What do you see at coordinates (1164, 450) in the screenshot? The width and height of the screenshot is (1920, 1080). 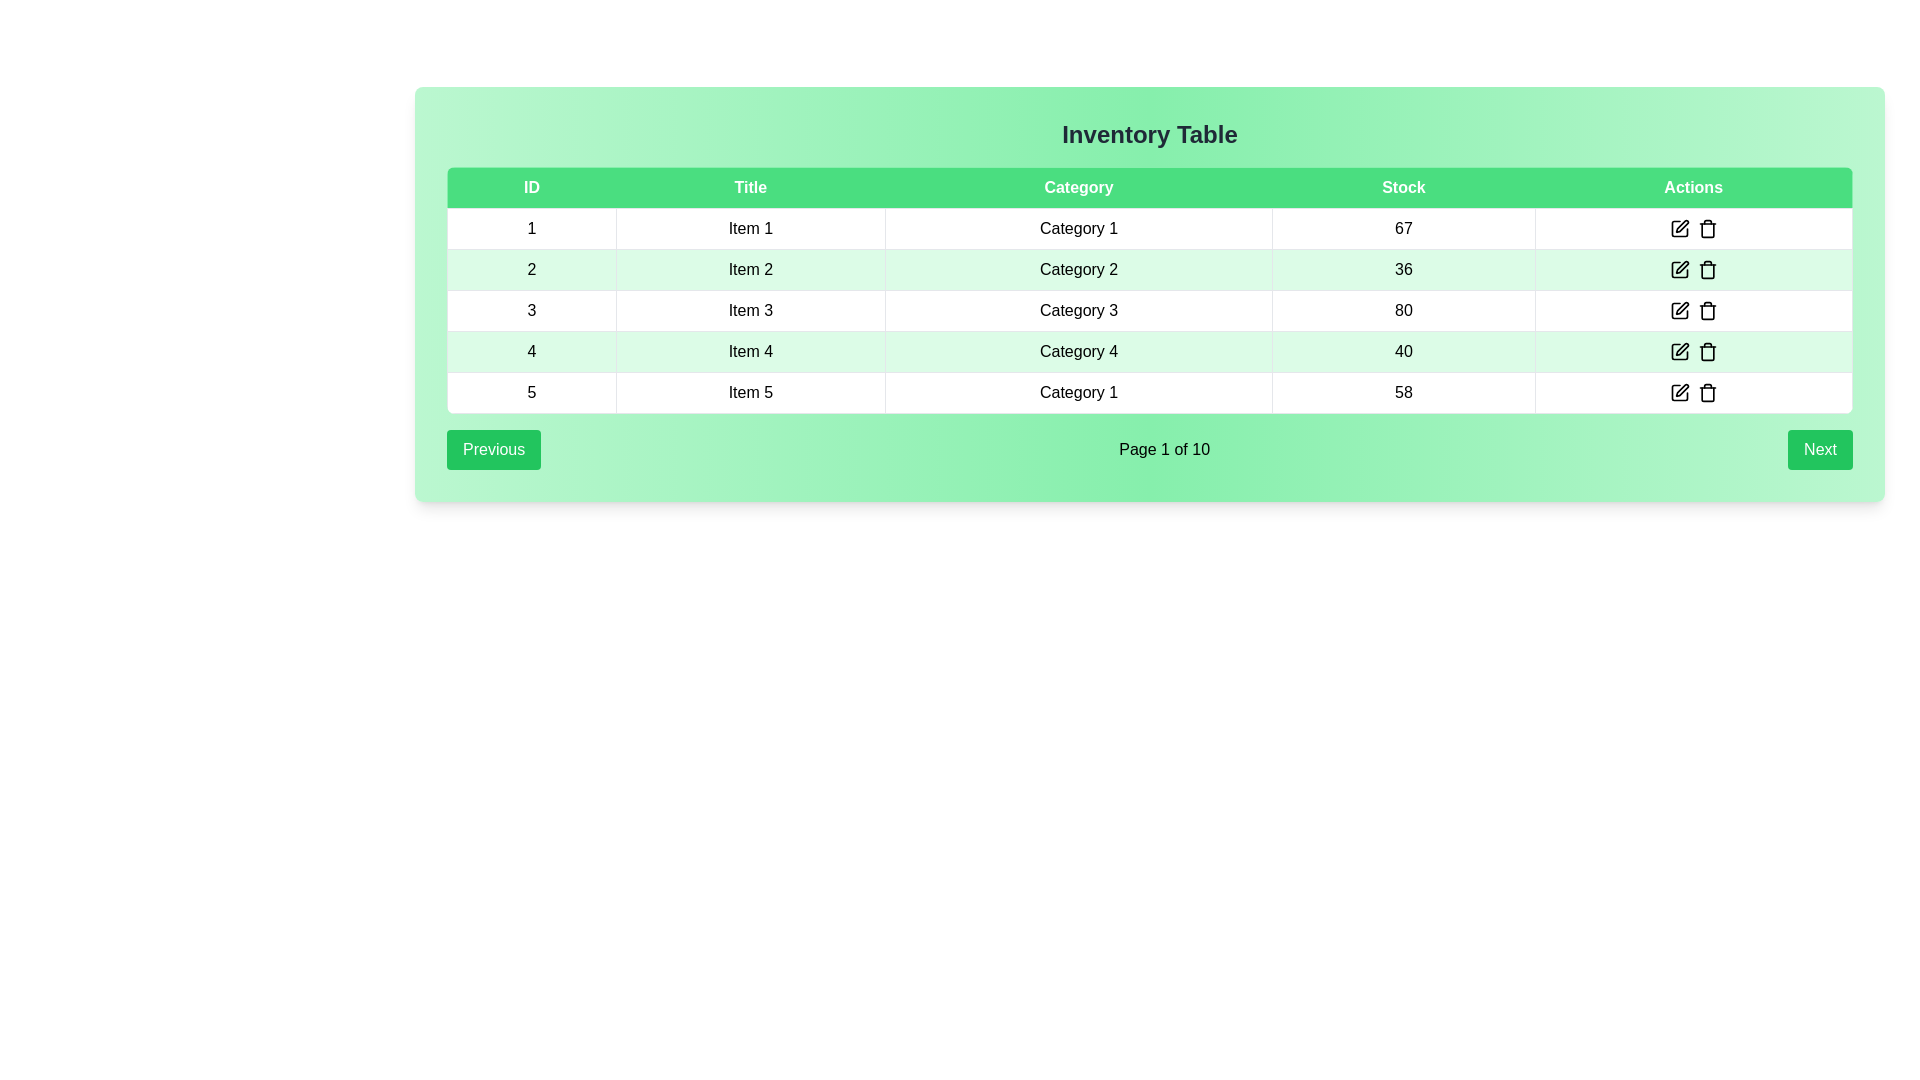 I see `the text label that displays the current page number and total pages in the pagination control group at the bottom of the table interface` at bounding box center [1164, 450].